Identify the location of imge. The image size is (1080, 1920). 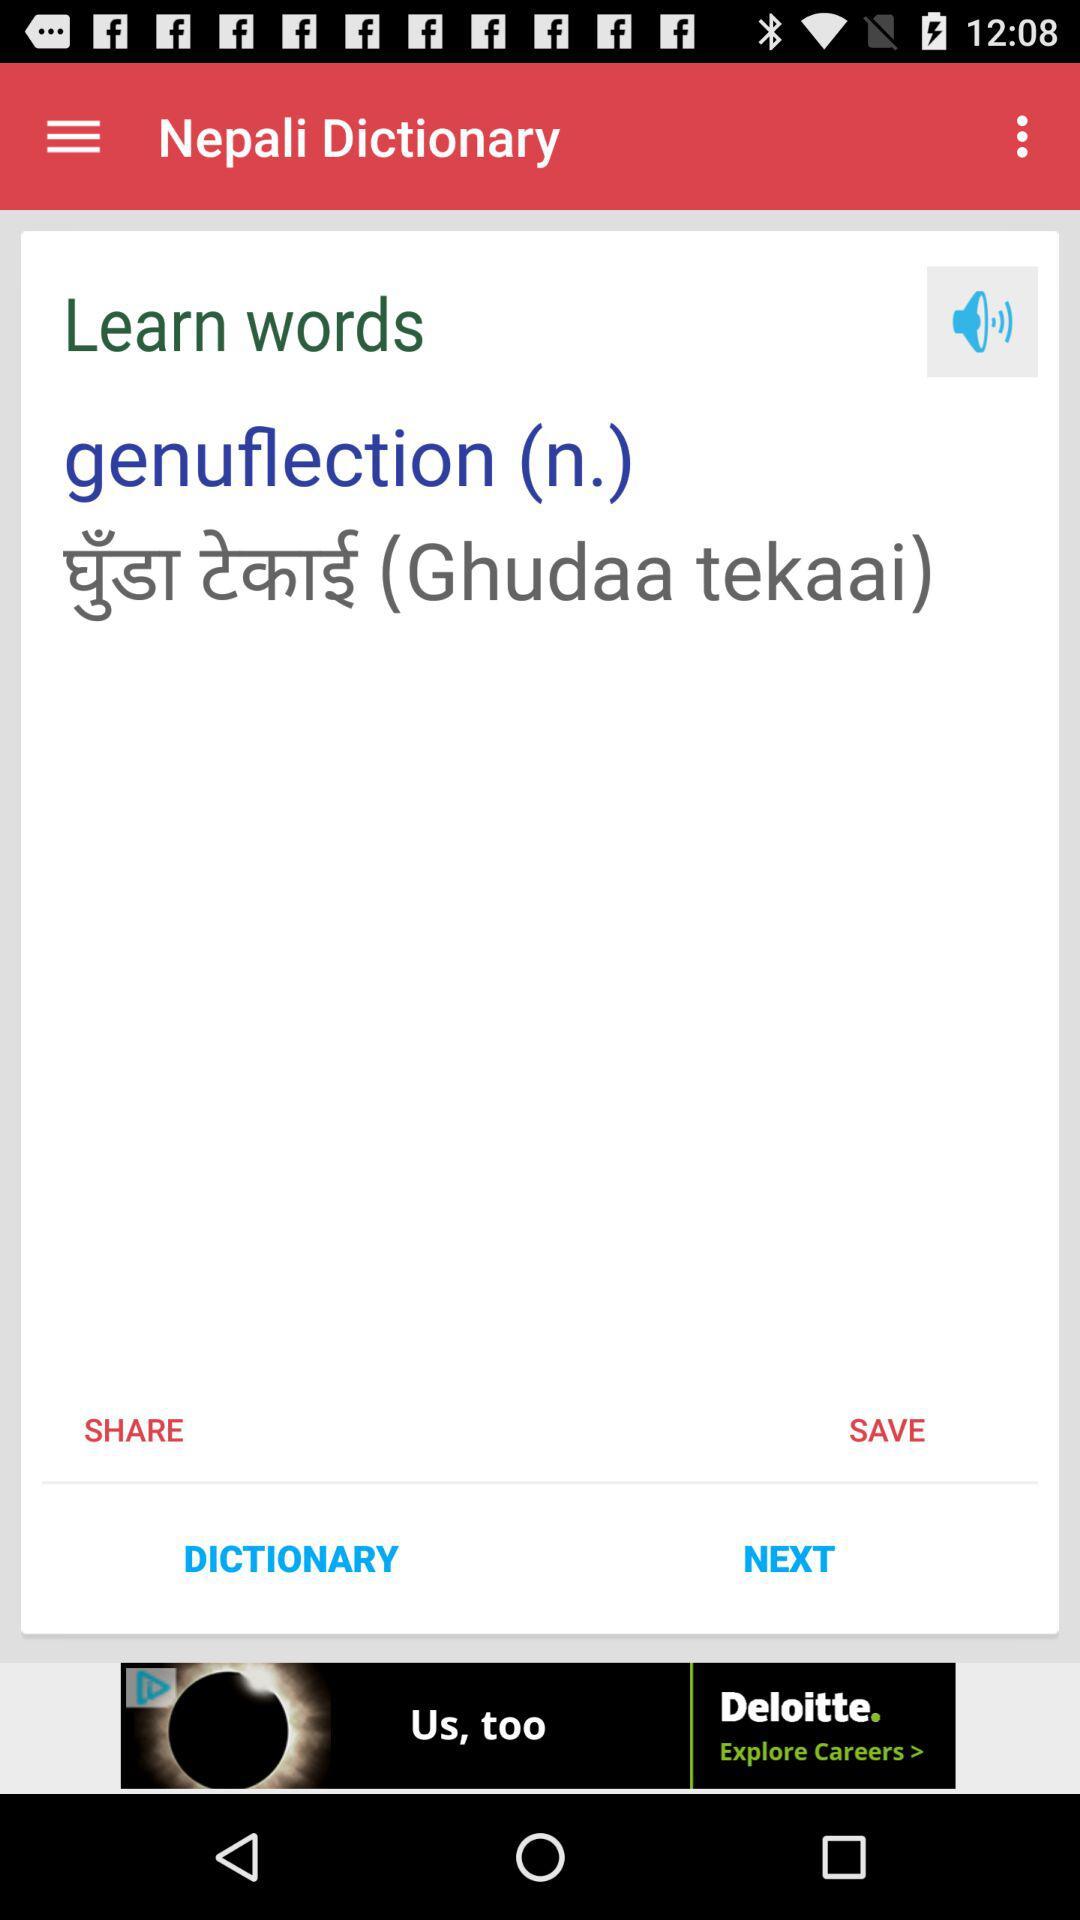
(981, 321).